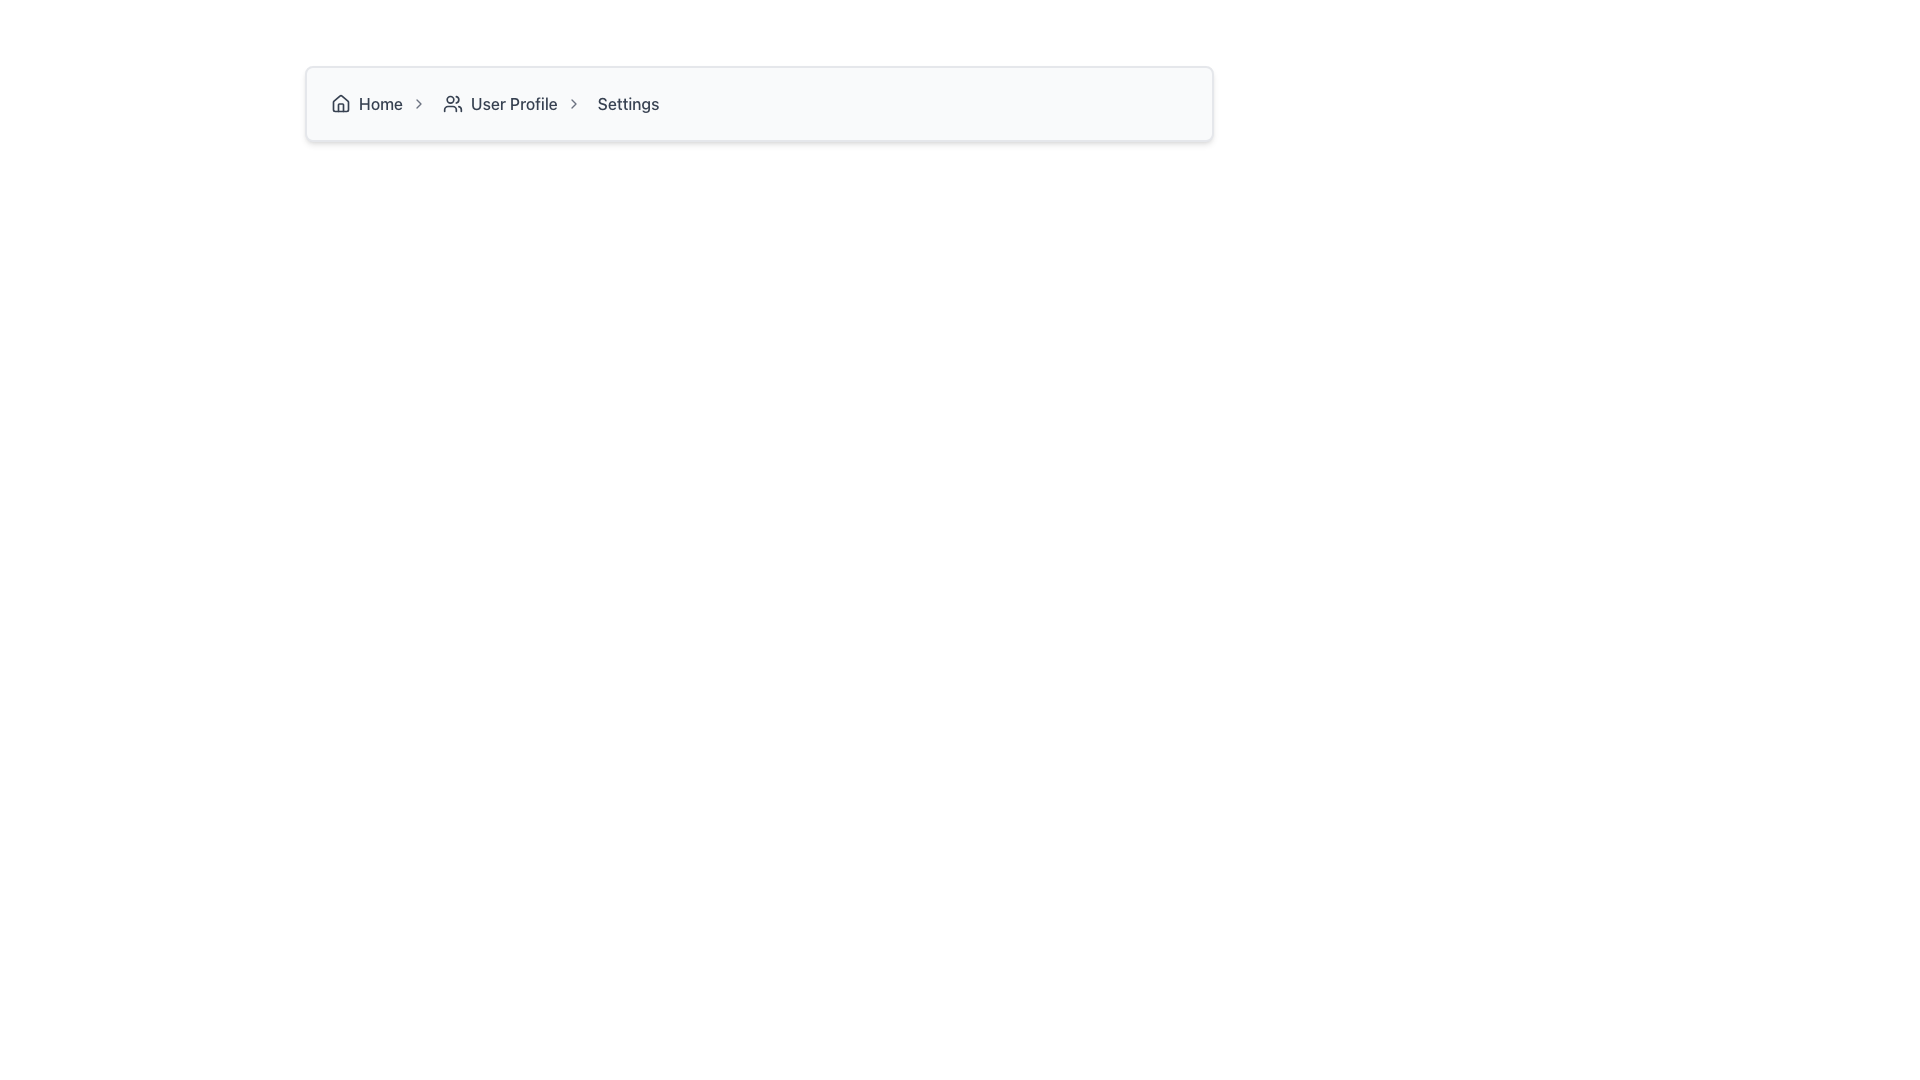  I want to click on the 'Home' icon in the breadcrumb navigation, so click(340, 103).